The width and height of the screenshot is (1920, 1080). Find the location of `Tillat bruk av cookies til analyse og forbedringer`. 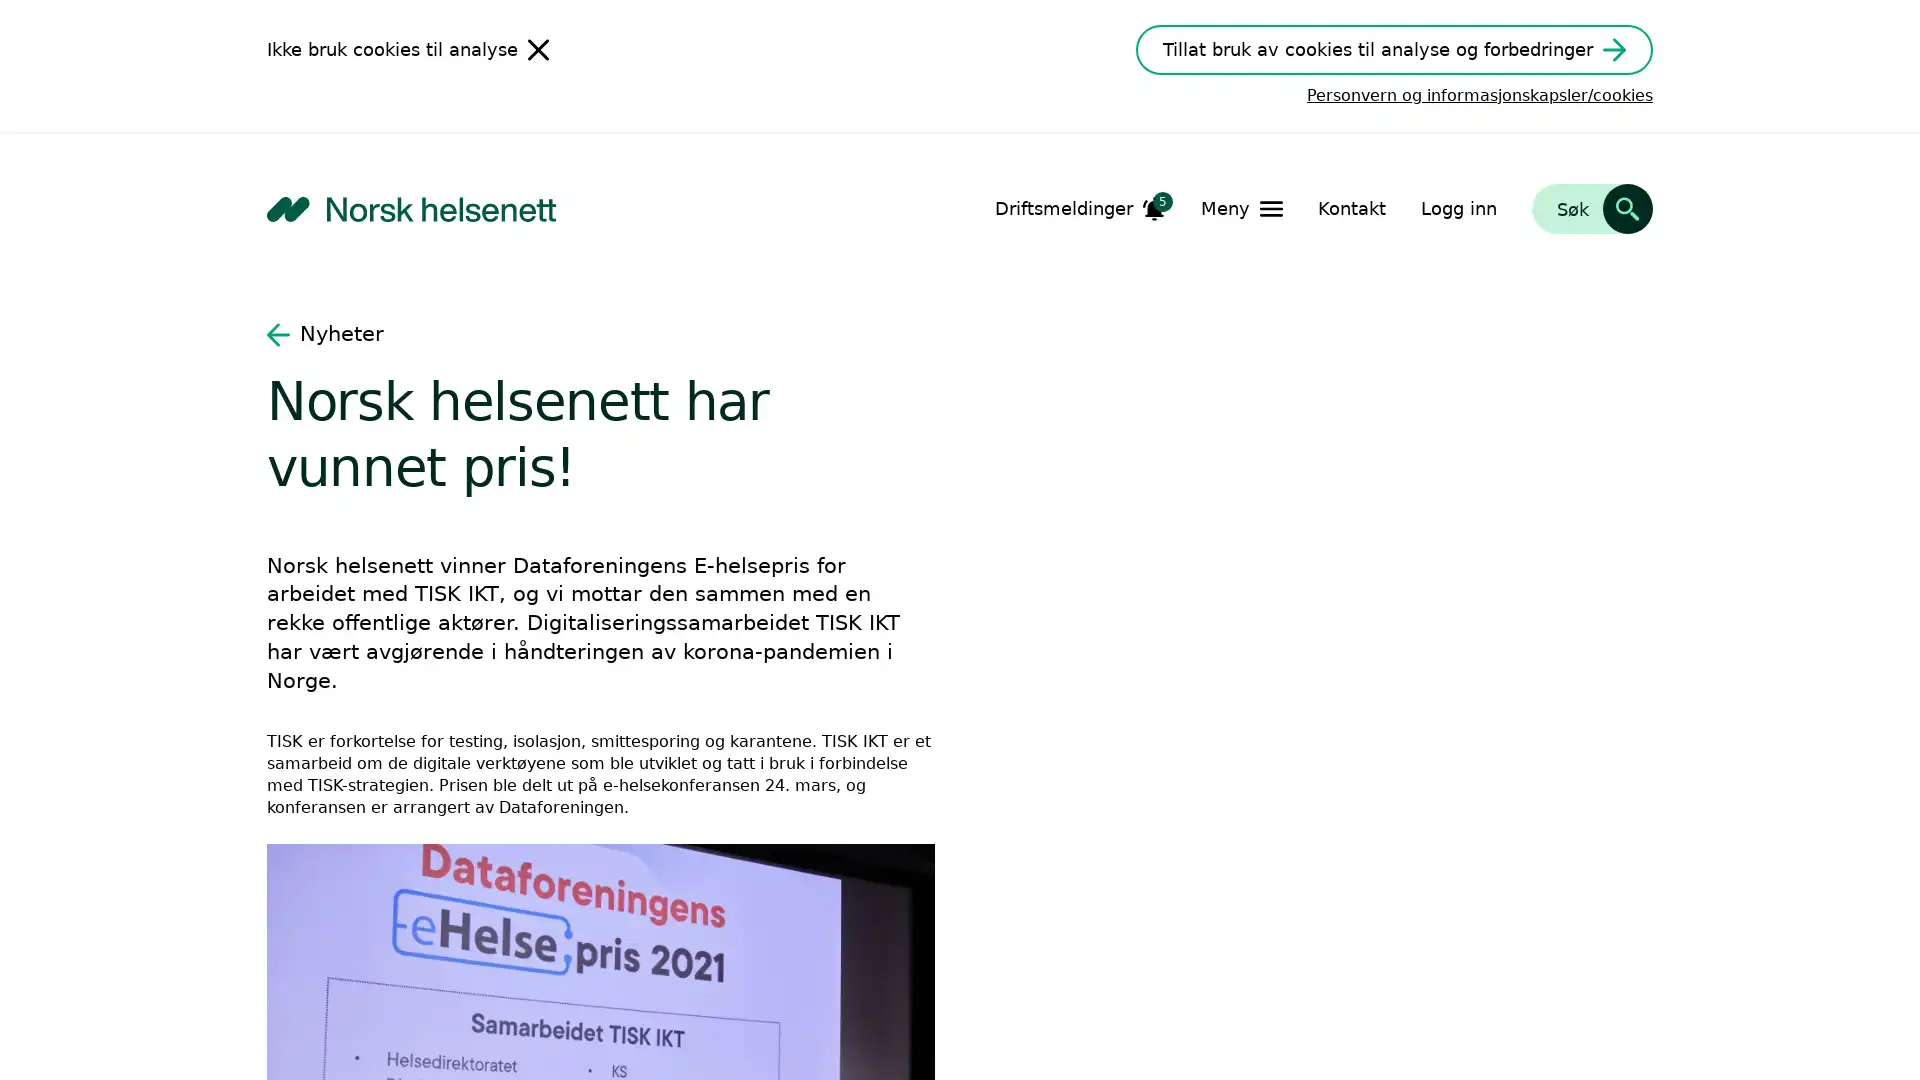

Tillat bruk av cookies til analyse og forbedringer is located at coordinates (1393, 49).